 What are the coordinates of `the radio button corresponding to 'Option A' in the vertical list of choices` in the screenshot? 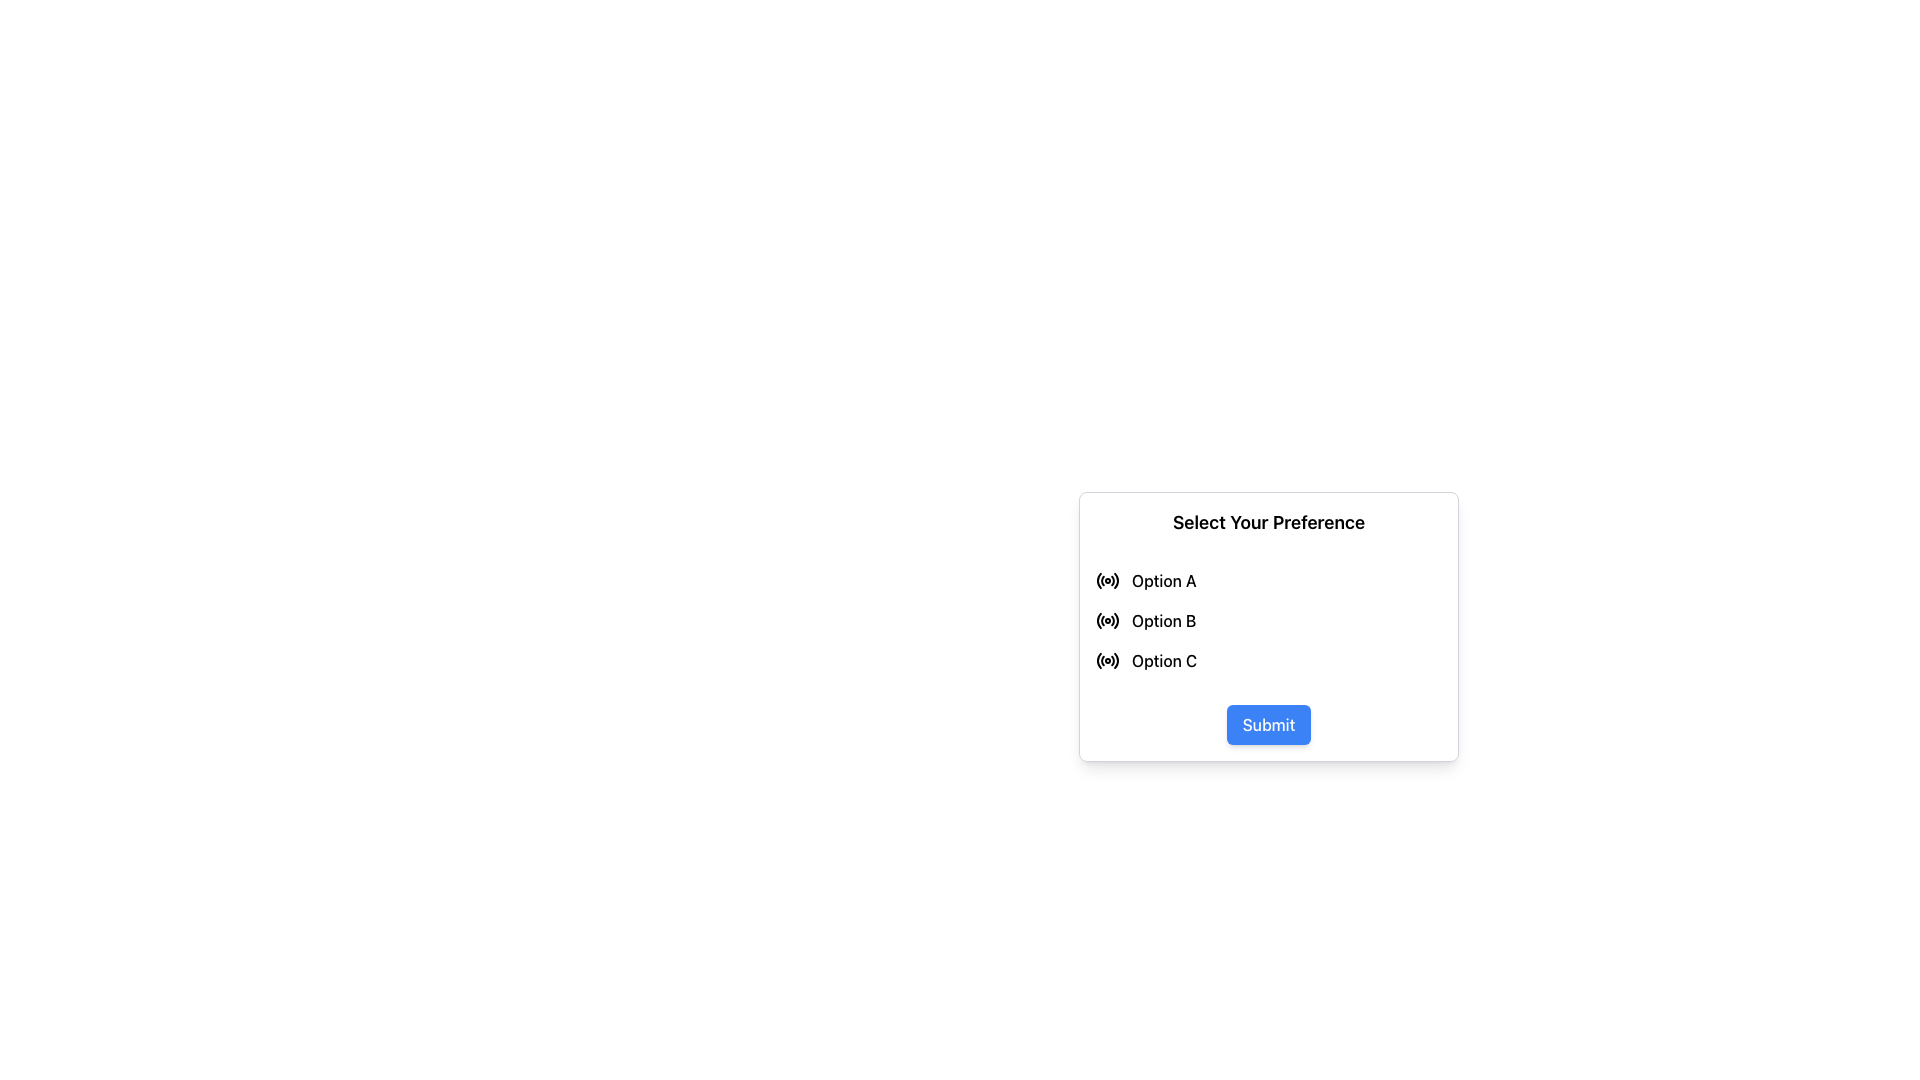 It's located at (1107, 581).